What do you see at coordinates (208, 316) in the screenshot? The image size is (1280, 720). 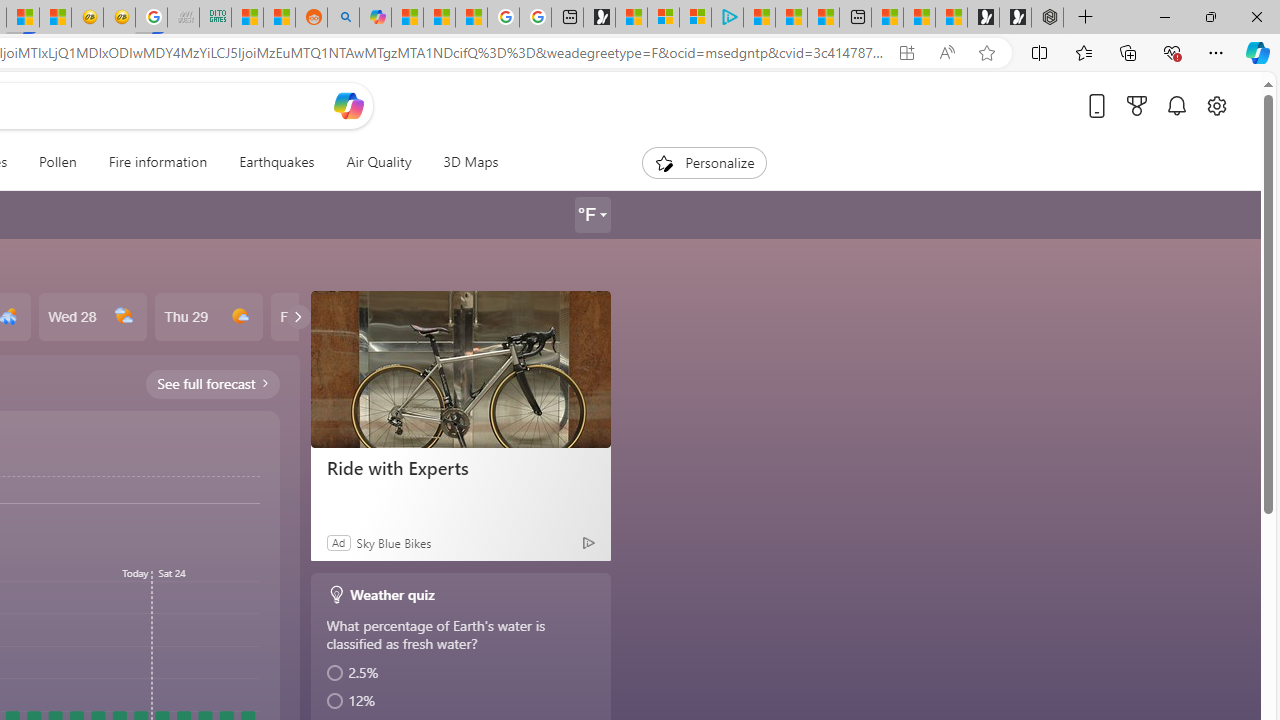 I see `'Thu 29'` at bounding box center [208, 316].